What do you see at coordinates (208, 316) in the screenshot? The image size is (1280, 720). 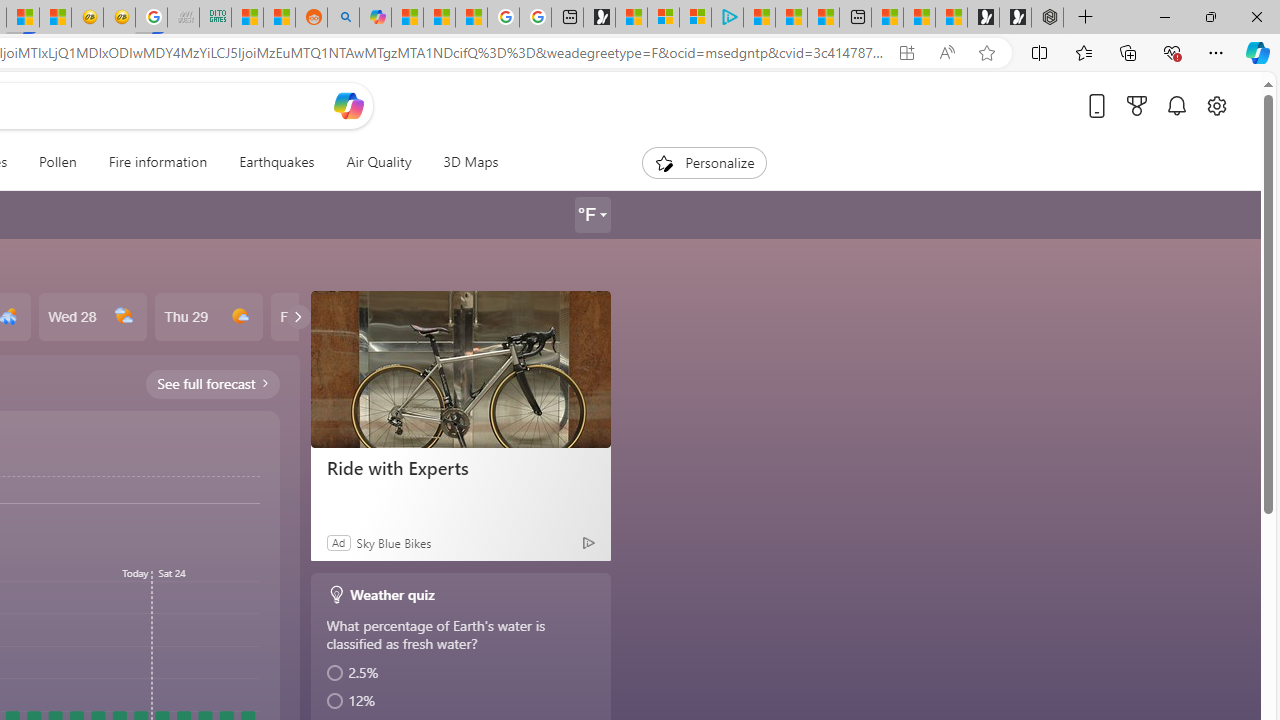 I see `'Thu 29'` at bounding box center [208, 316].